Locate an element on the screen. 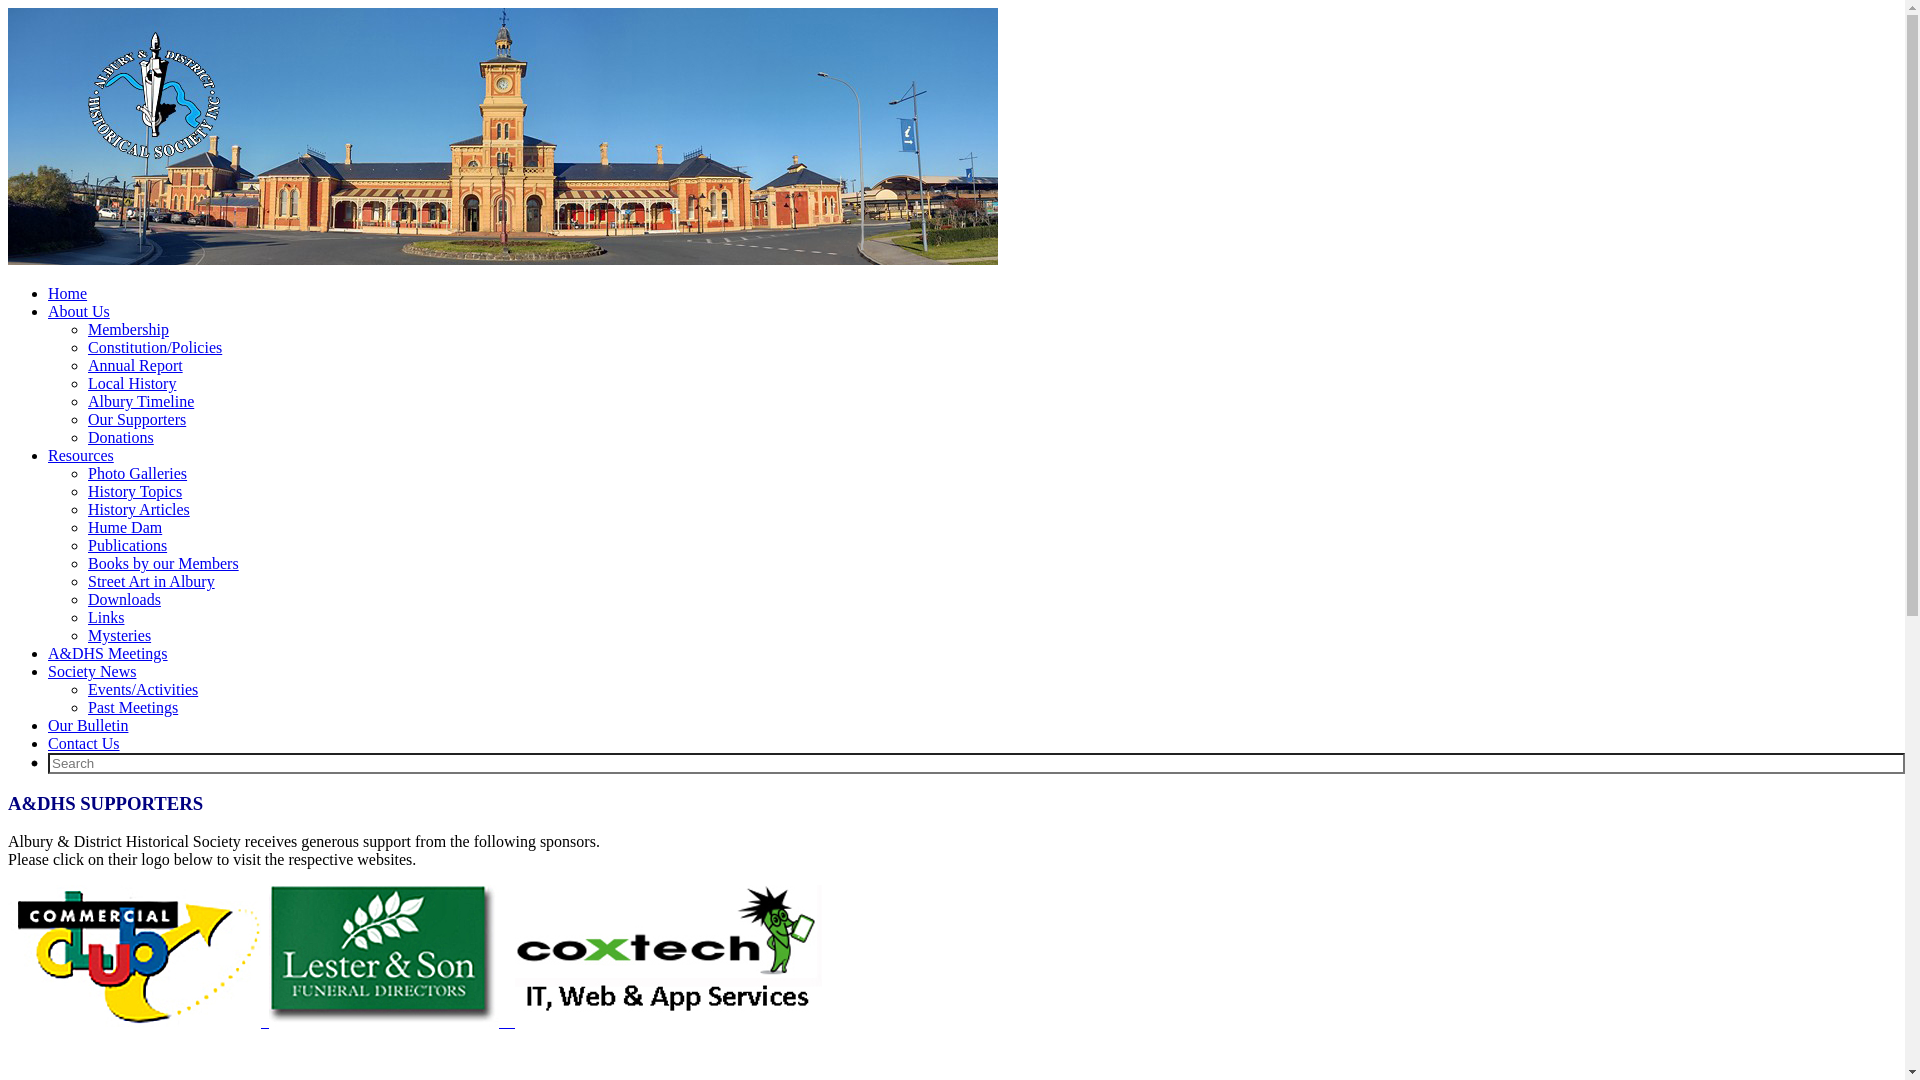 Image resolution: width=1920 pixels, height=1080 pixels. 'Street Art in Albury' is located at coordinates (86, 581).